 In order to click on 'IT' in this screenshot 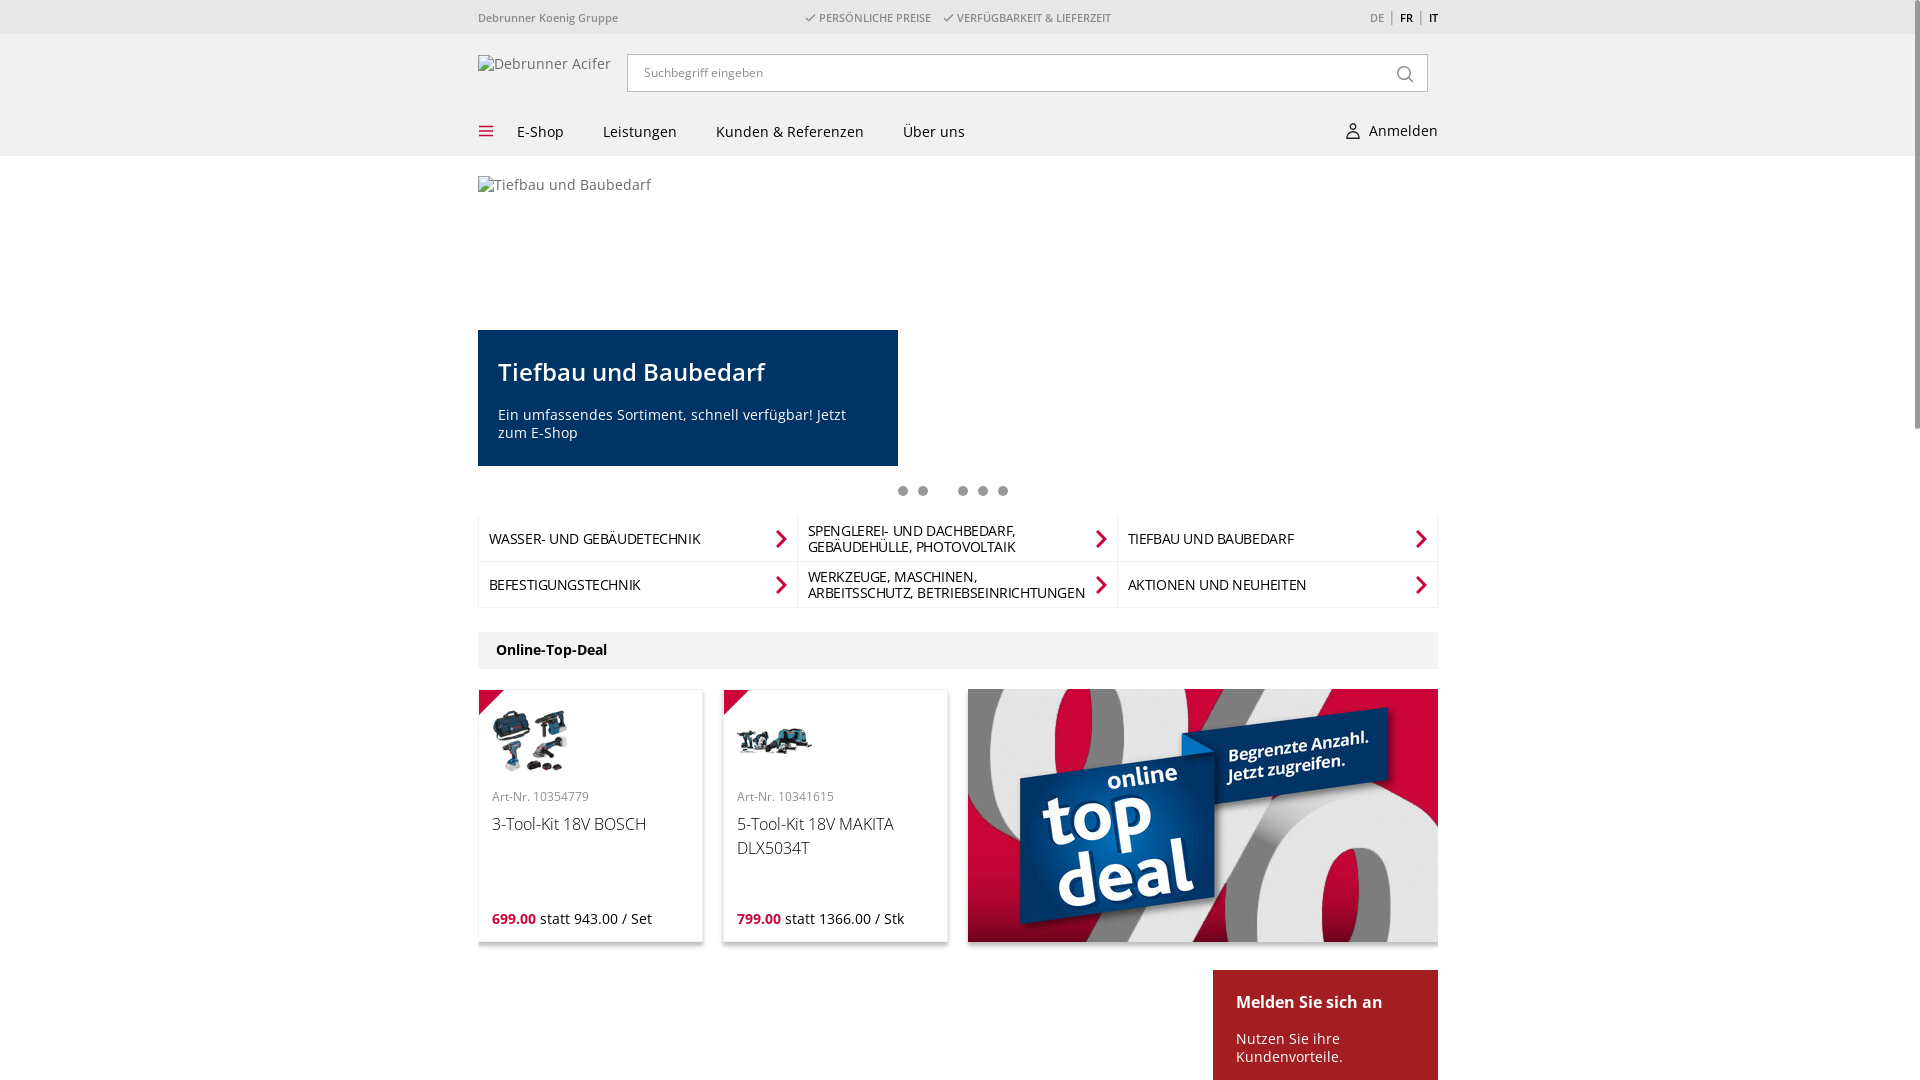, I will do `click(1427, 17)`.